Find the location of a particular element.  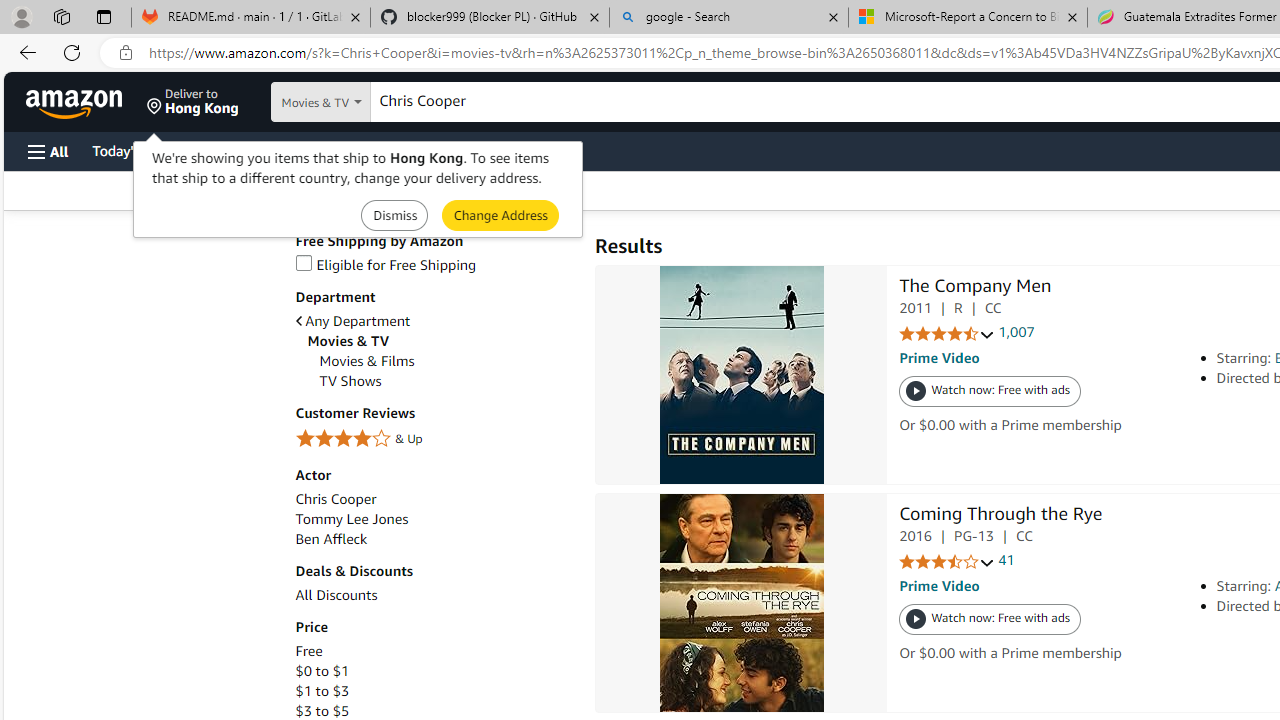

'41' is located at coordinates (1006, 560).